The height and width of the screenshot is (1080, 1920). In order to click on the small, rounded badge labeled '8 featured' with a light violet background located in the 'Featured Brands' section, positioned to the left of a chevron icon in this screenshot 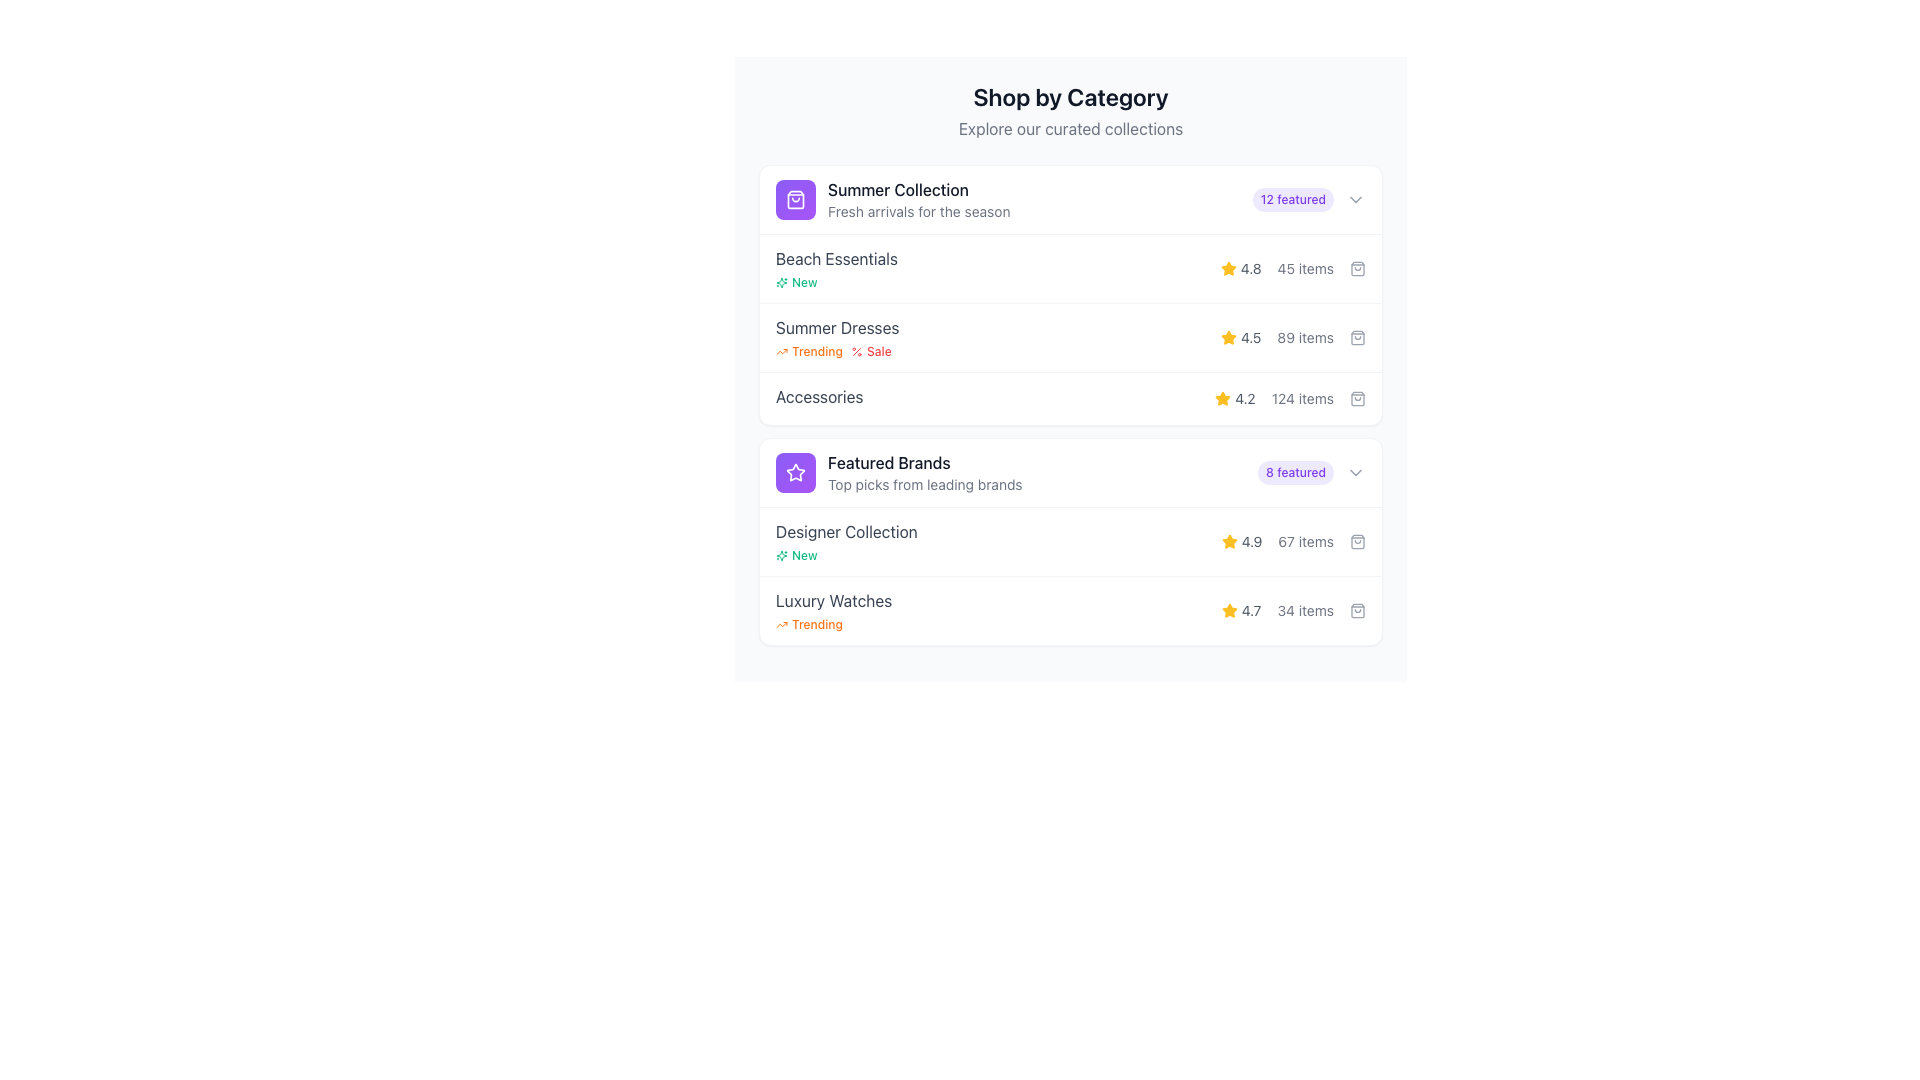, I will do `click(1296, 473)`.